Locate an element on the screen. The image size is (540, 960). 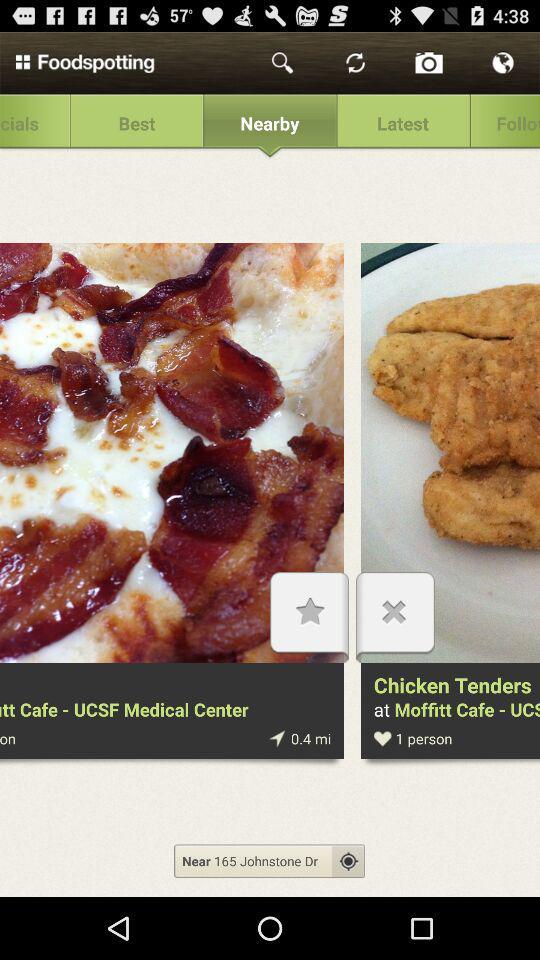
the close icon is located at coordinates (395, 653).